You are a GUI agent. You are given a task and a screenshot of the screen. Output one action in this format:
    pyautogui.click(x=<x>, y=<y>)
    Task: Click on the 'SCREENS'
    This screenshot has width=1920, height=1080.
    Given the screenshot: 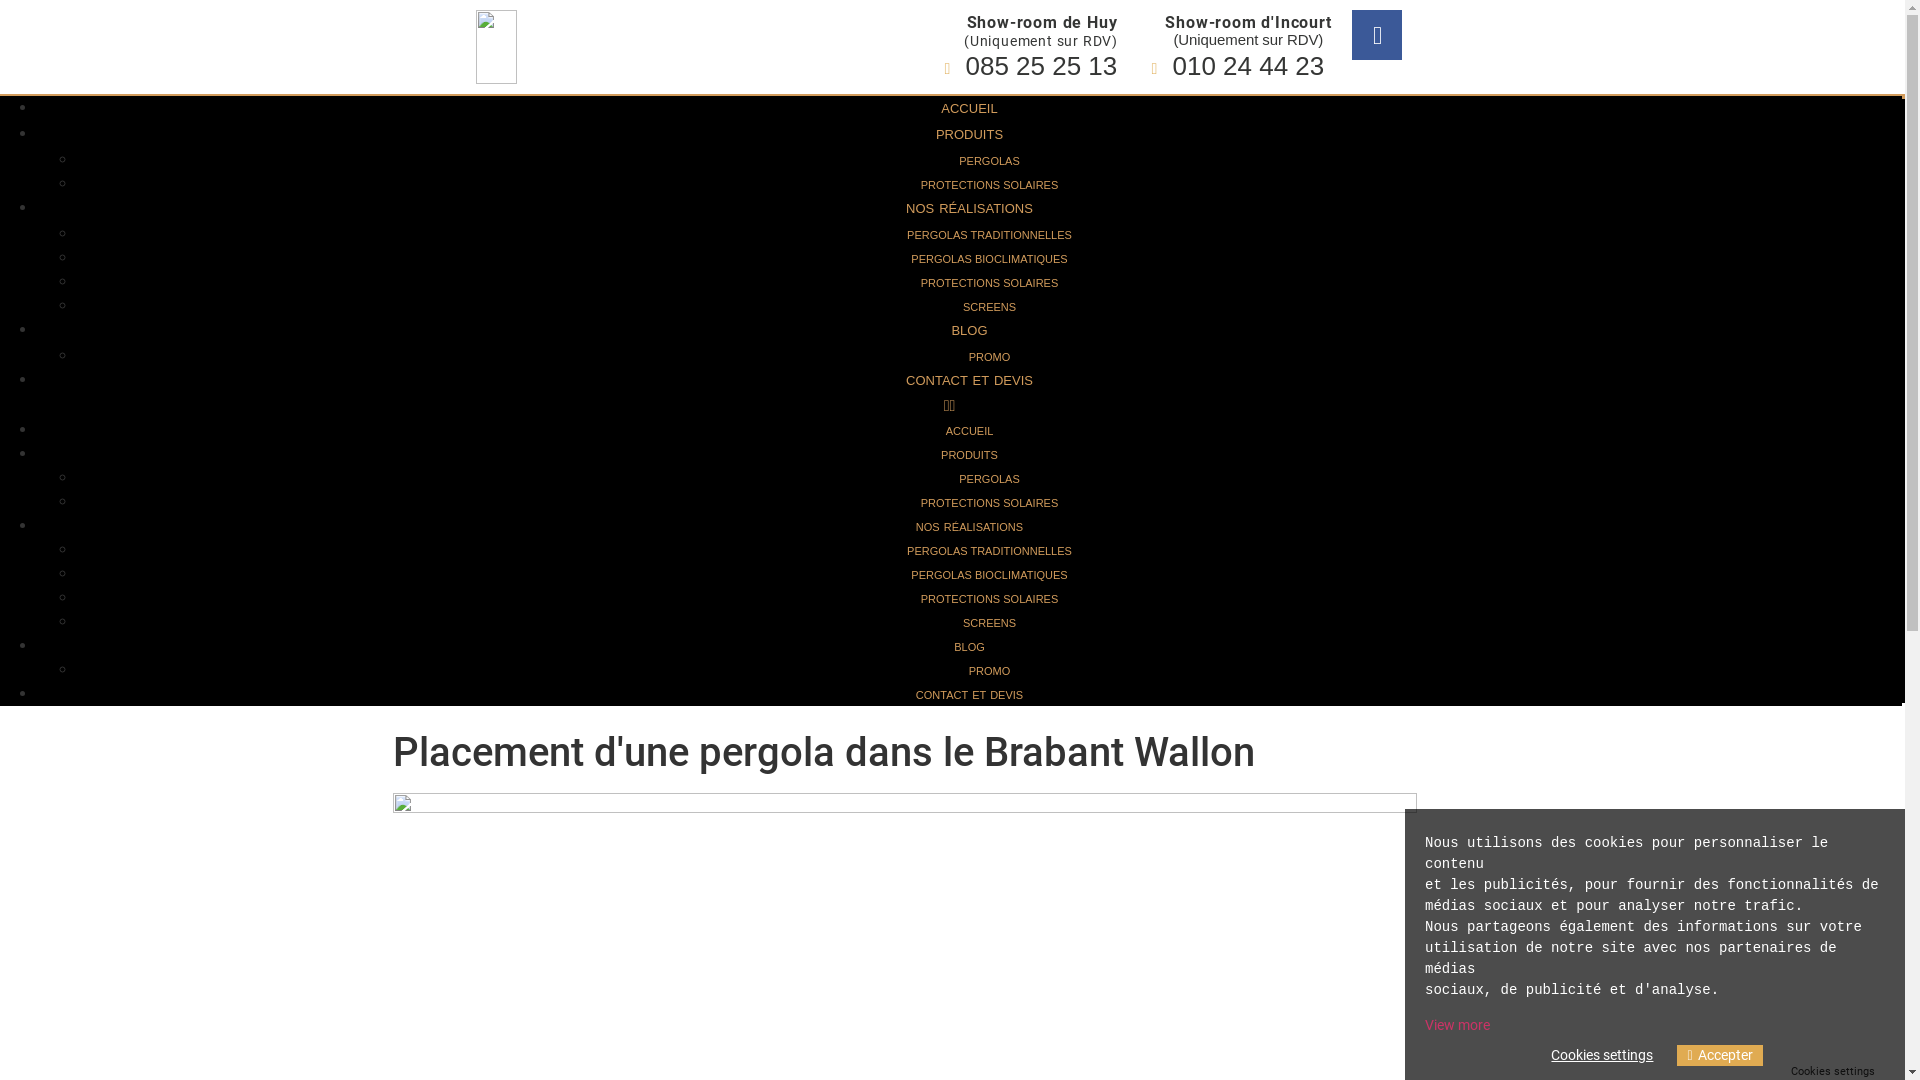 What is the action you would take?
    pyautogui.click(x=989, y=307)
    